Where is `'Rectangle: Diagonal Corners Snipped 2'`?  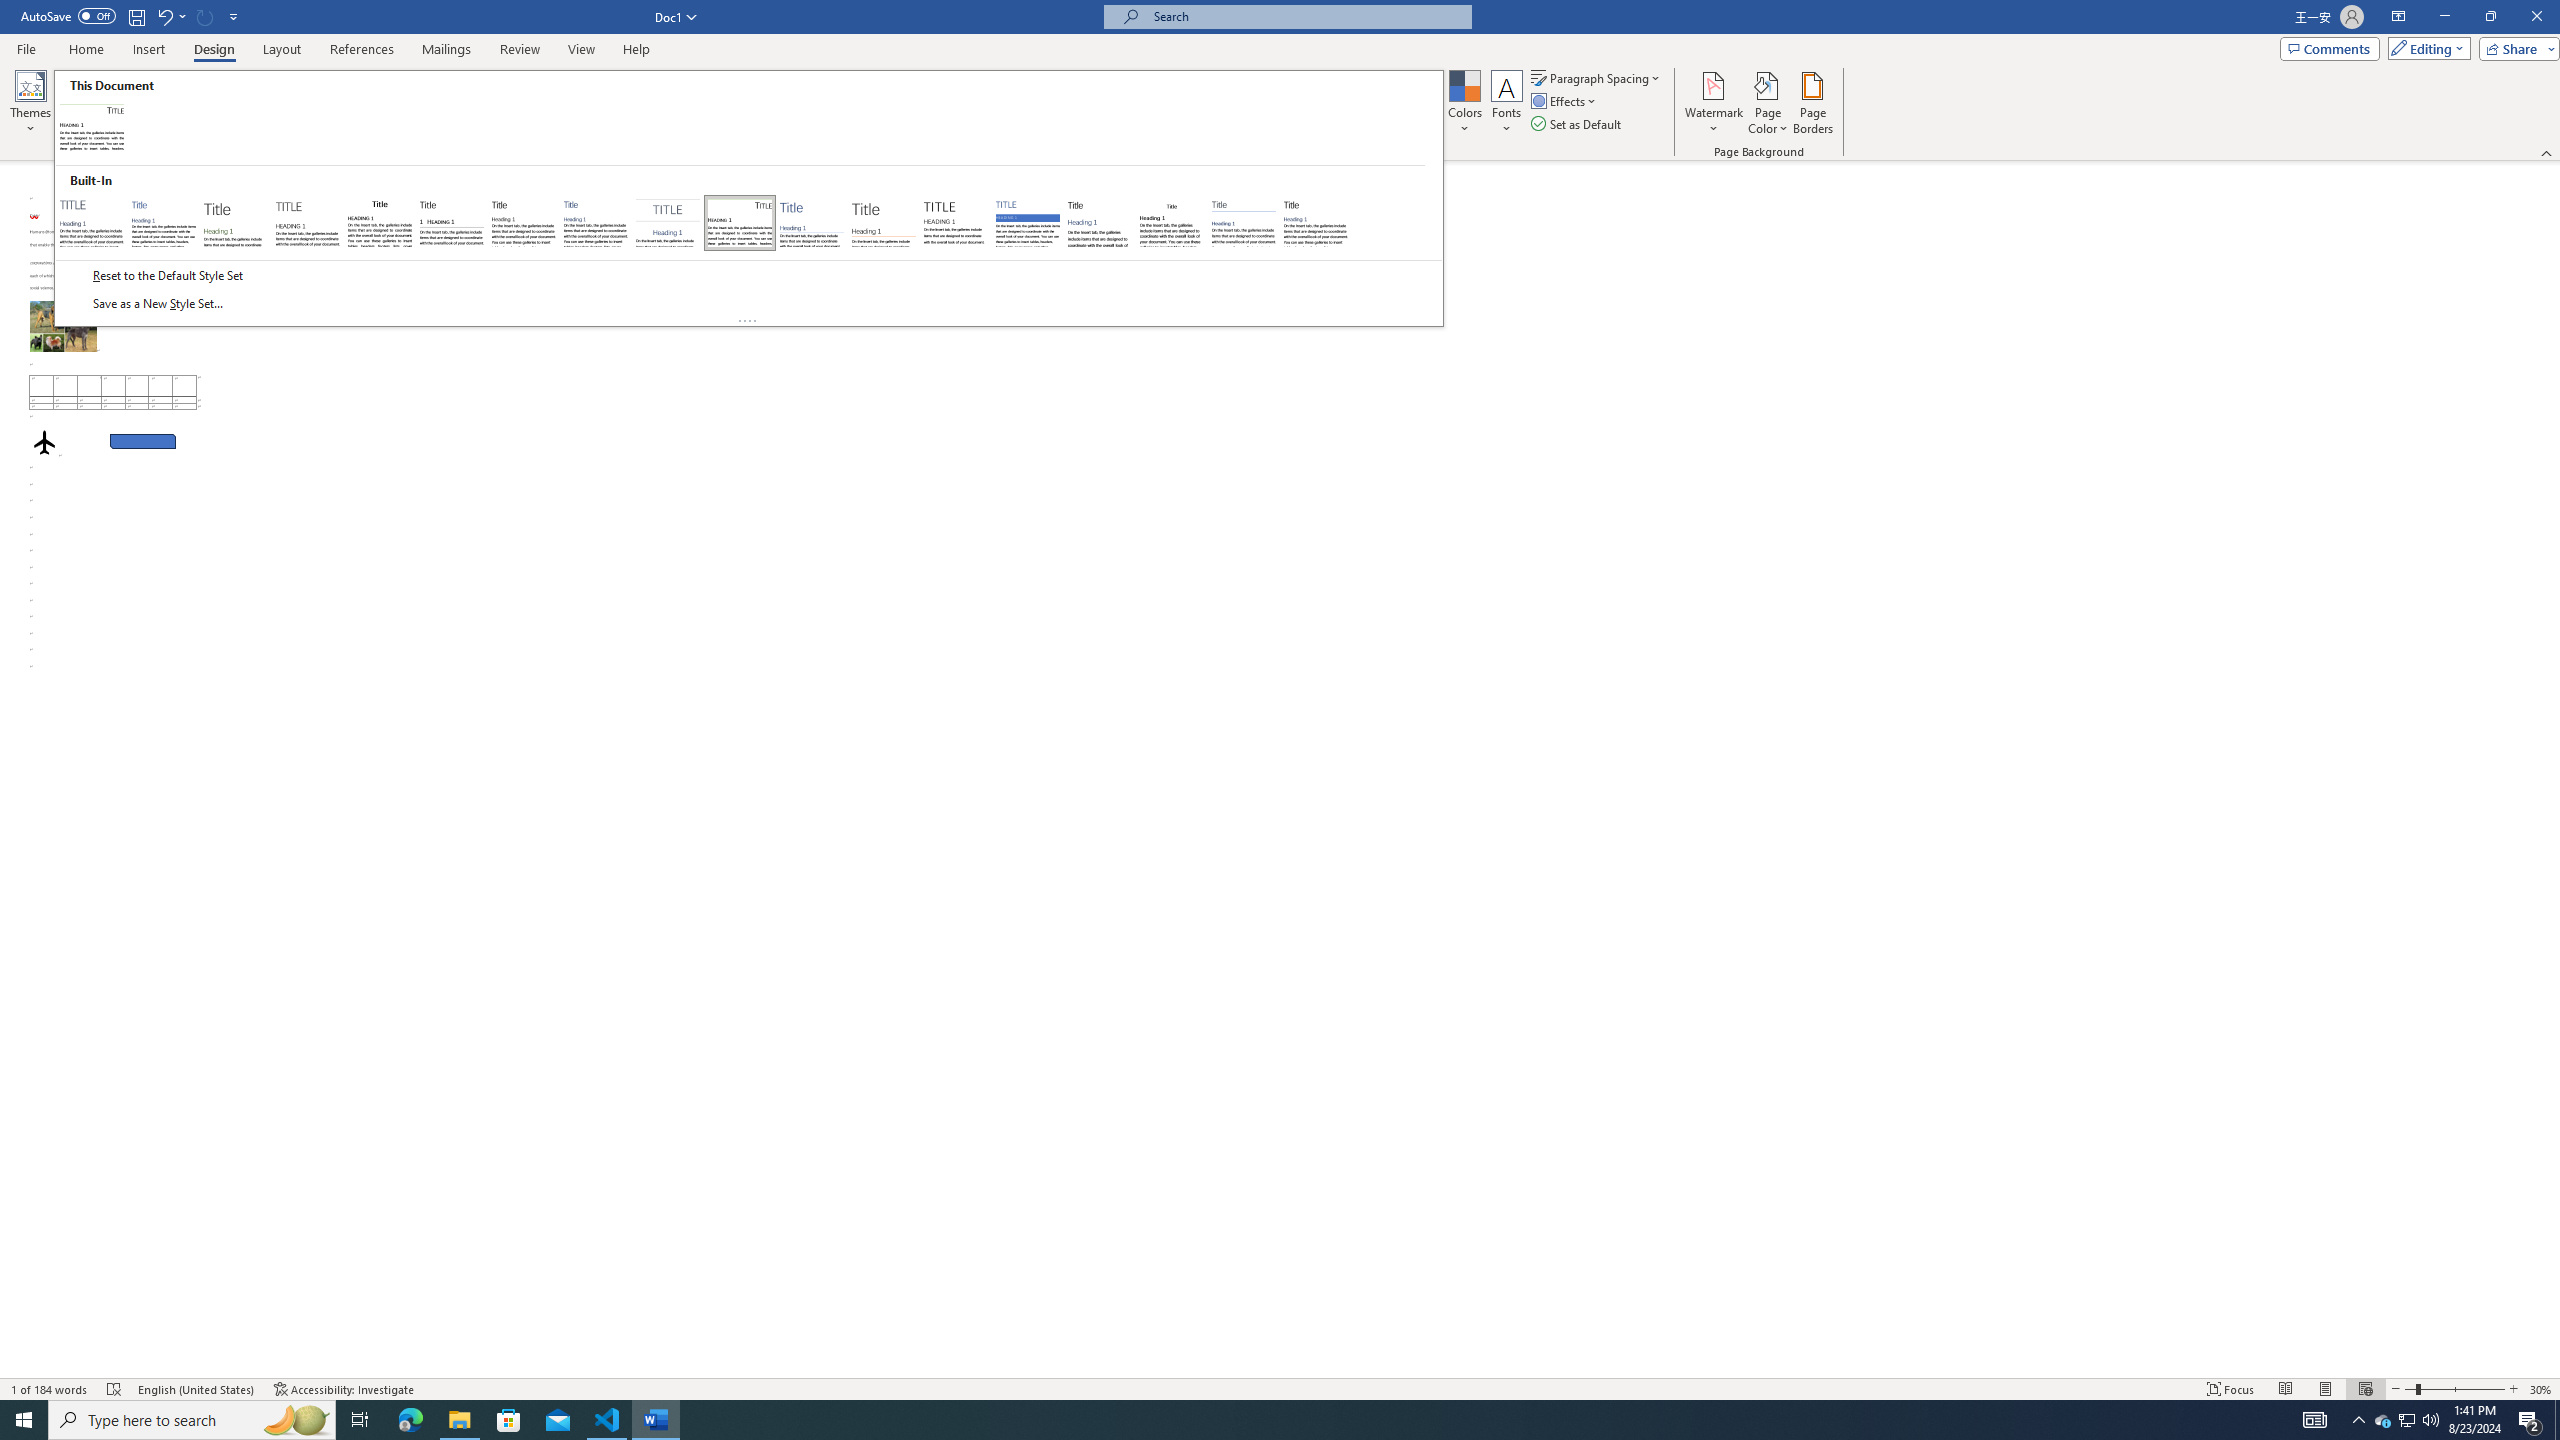
'Rectangle: Diagonal Corners Snipped 2' is located at coordinates (142, 440).